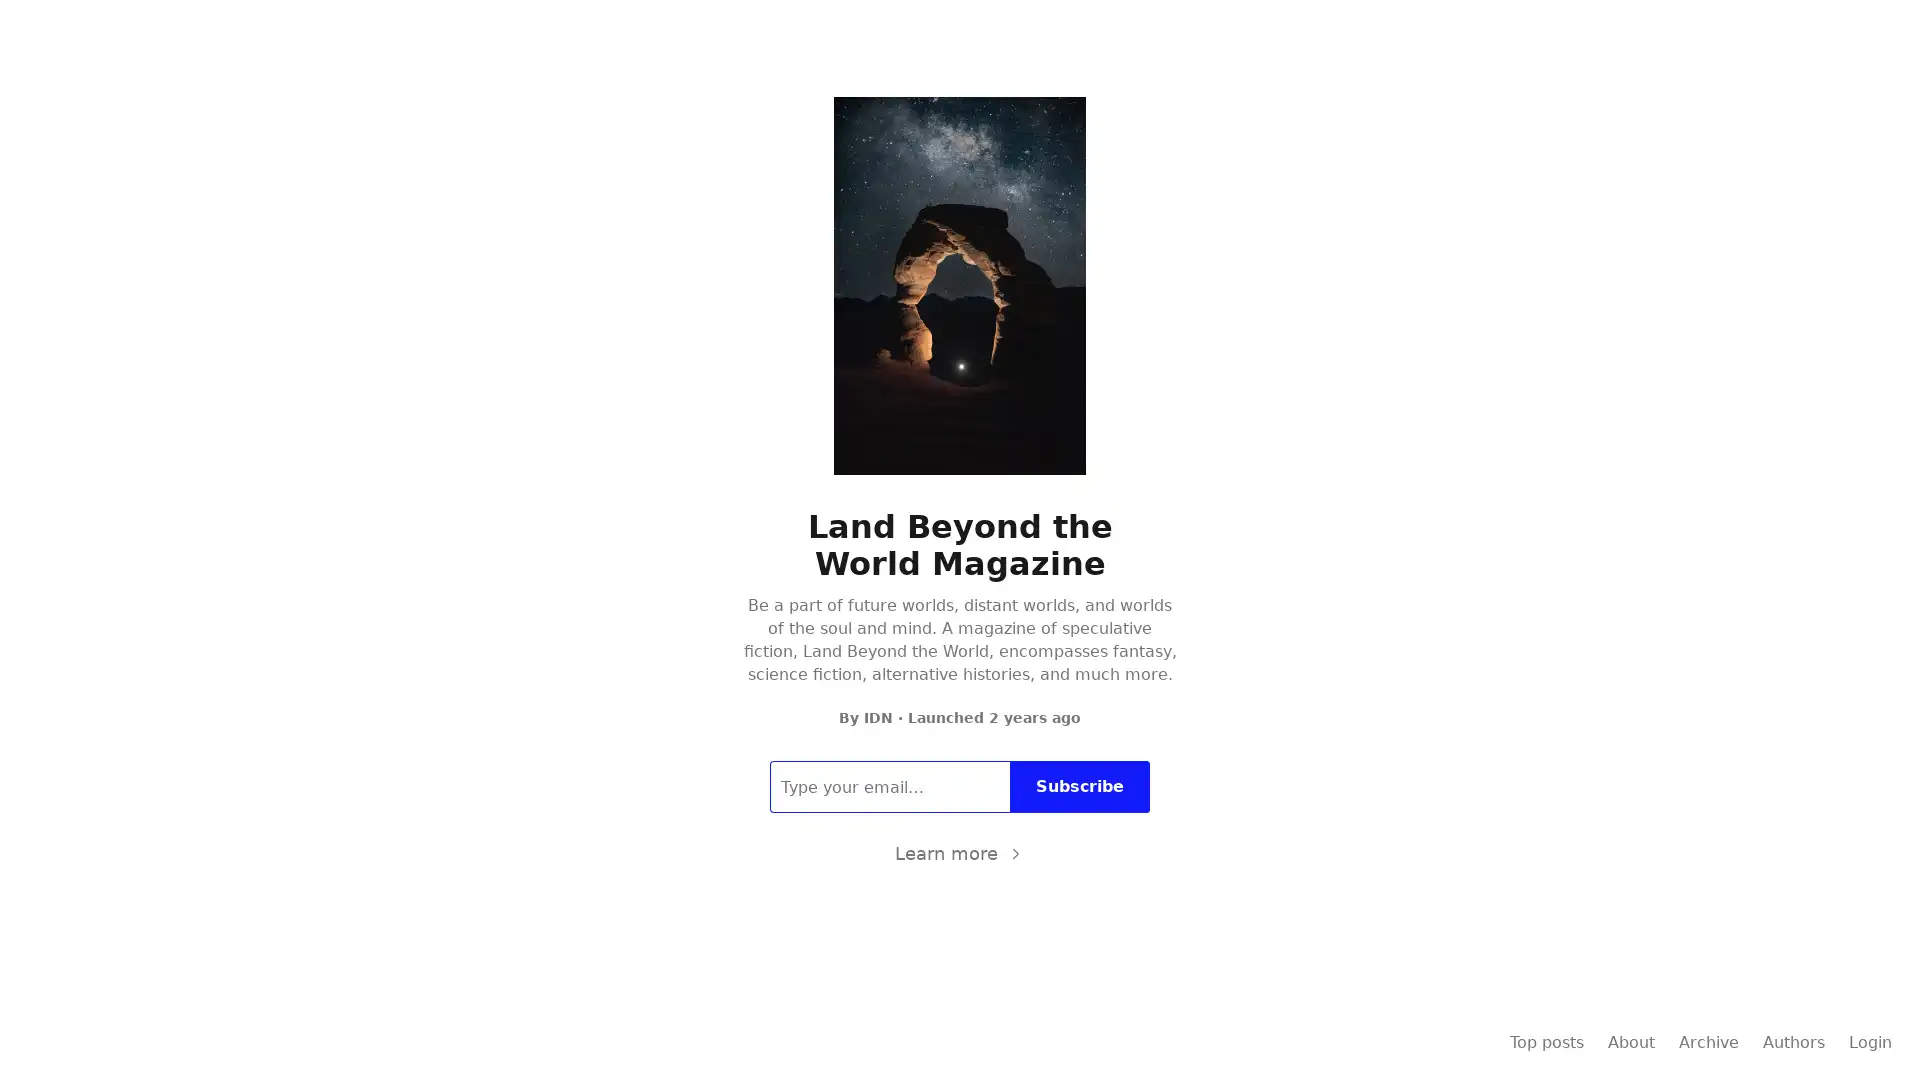 Image resolution: width=1920 pixels, height=1080 pixels. Describe the element at coordinates (958, 853) in the screenshot. I see `Learn more` at that location.